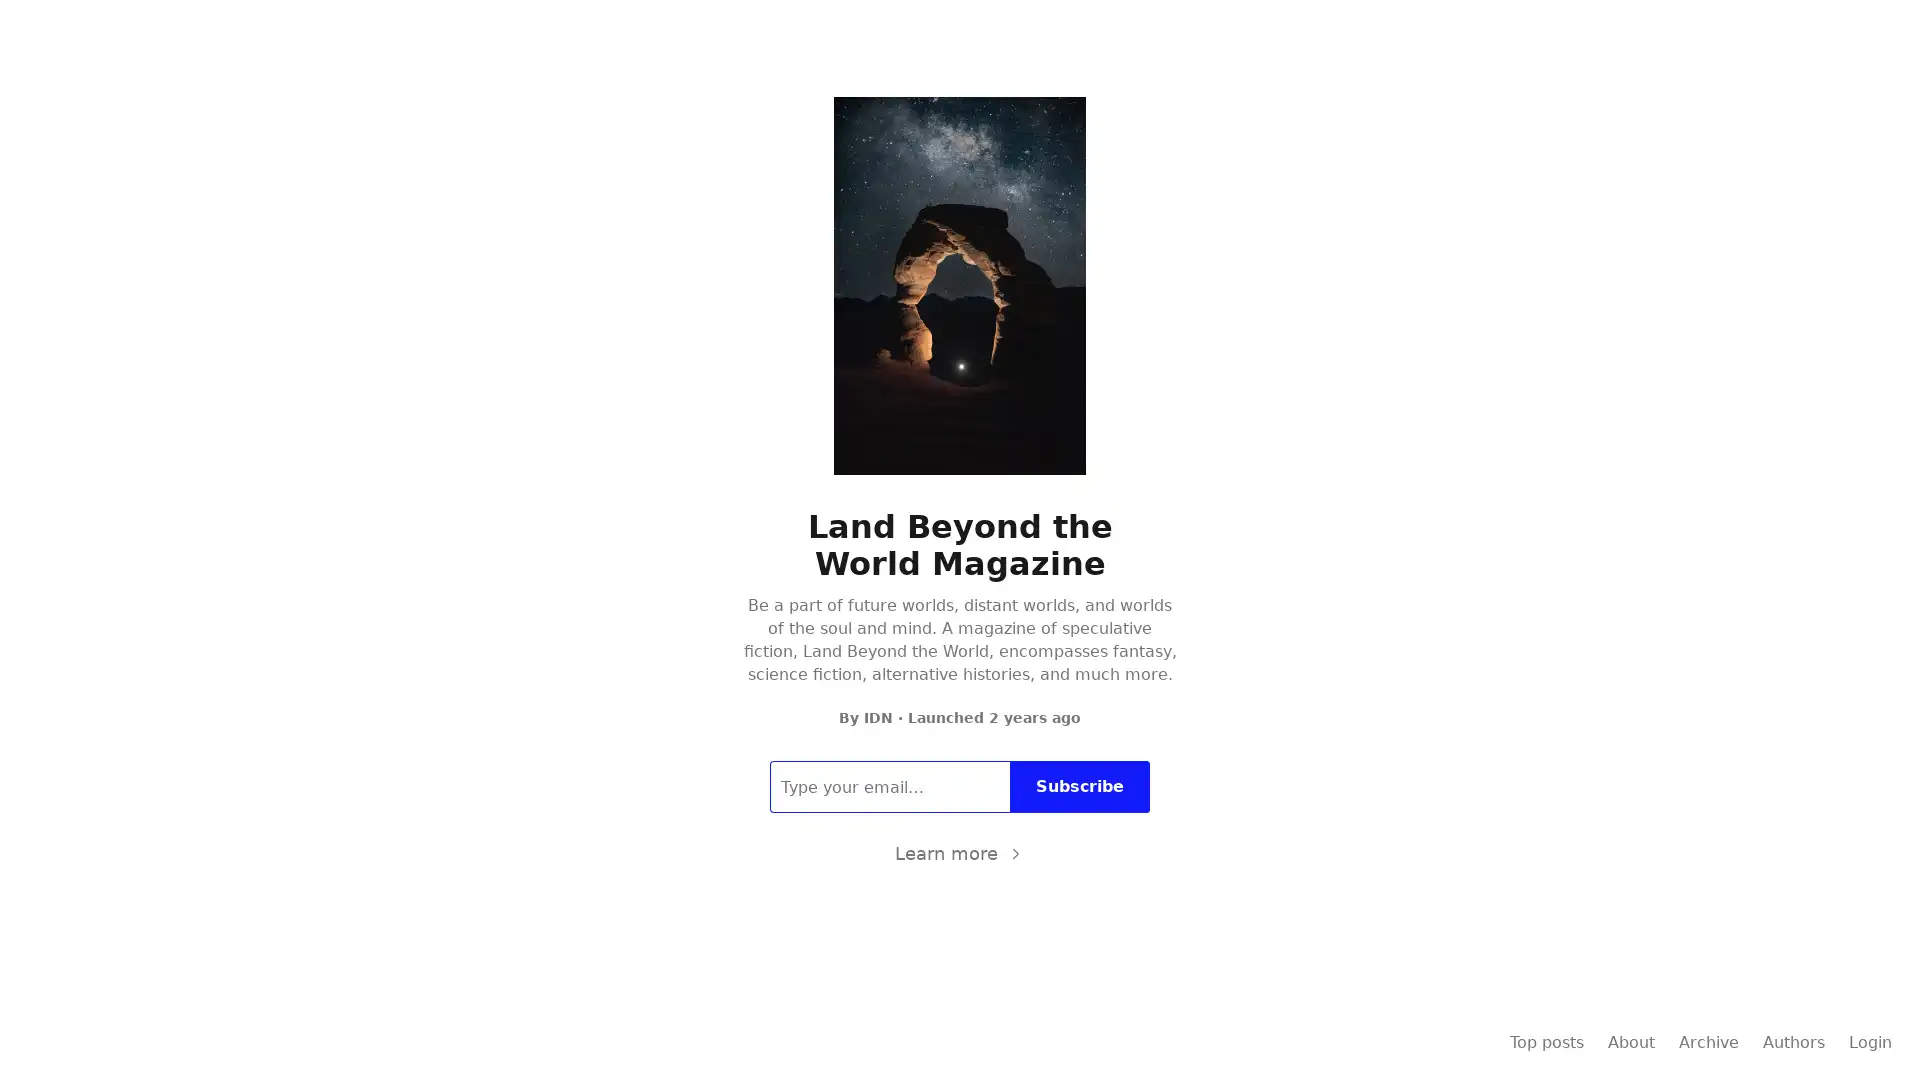 Image resolution: width=1920 pixels, height=1080 pixels. Describe the element at coordinates (958, 853) in the screenshot. I see `Learn more` at that location.